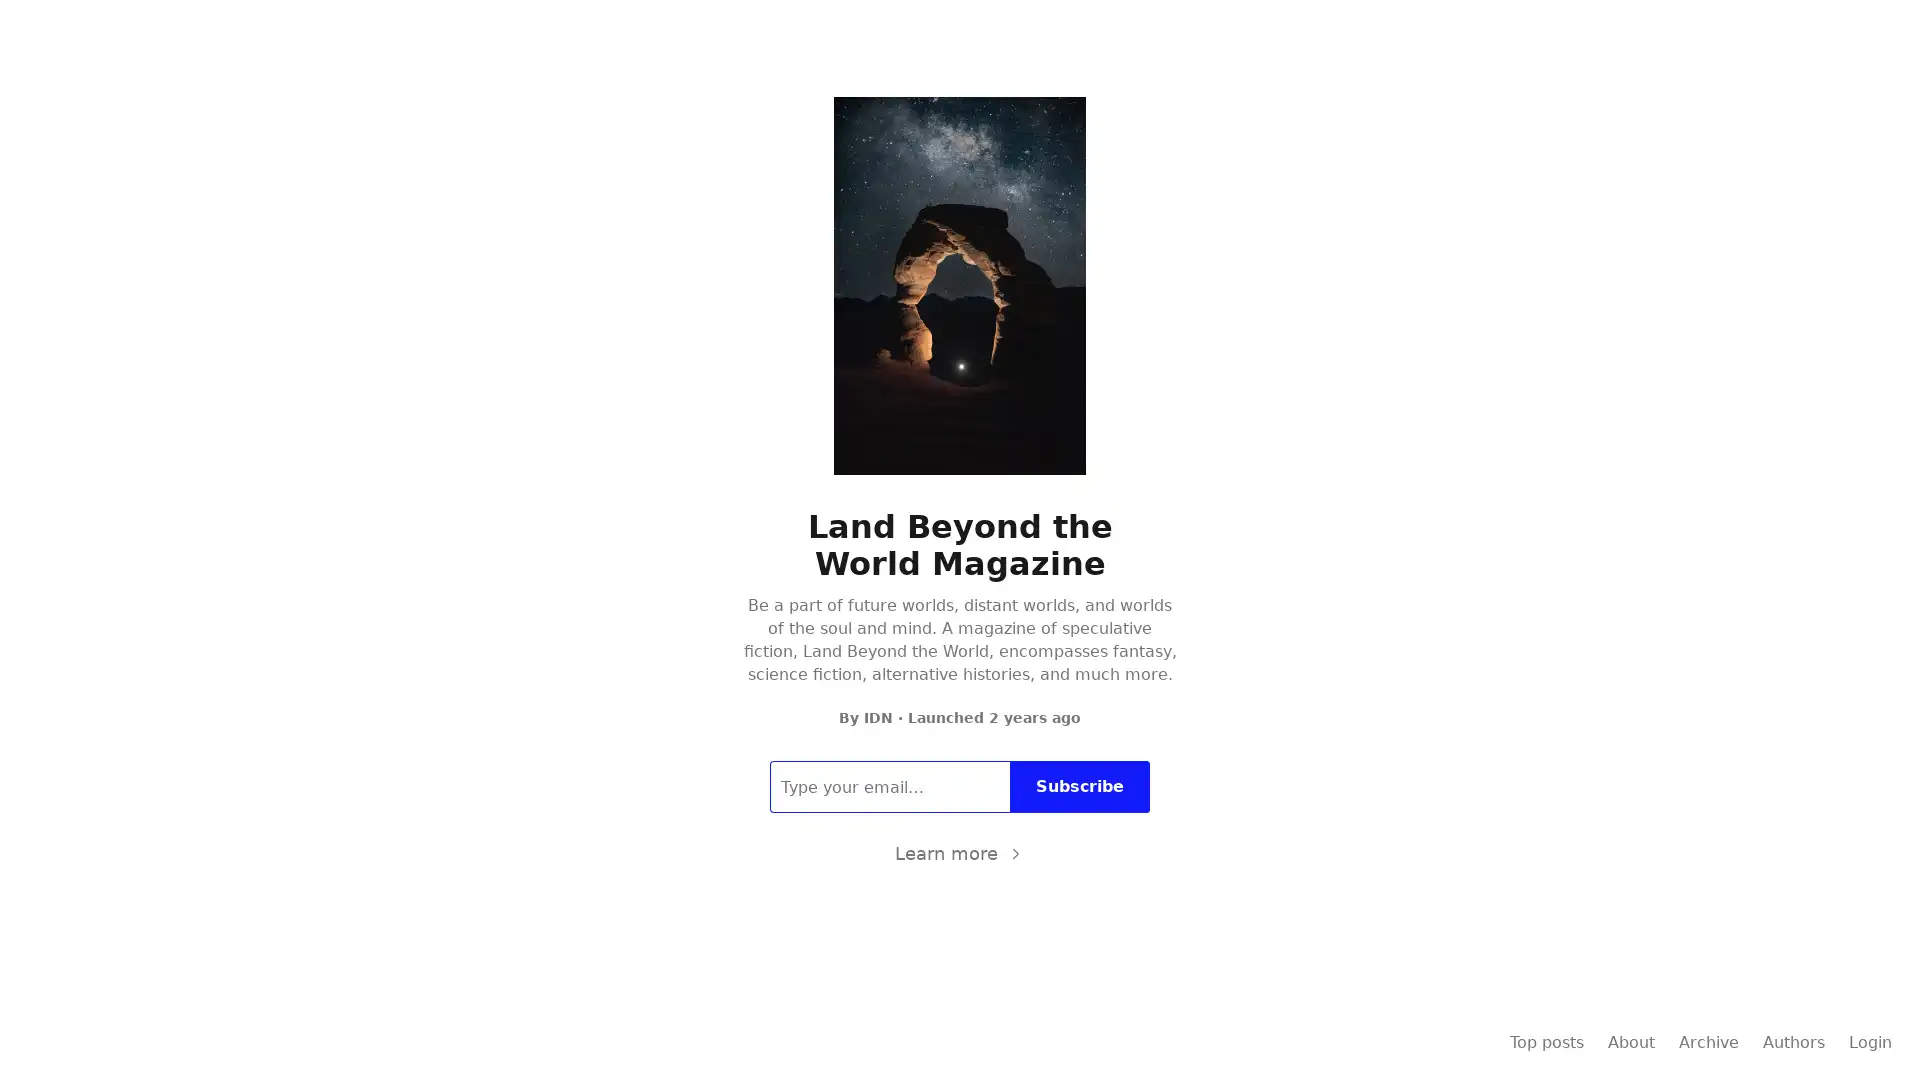 Image resolution: width=1920 pixels, height=1080 pixels. Describe the element at coordinates (958, 853) in the screenshot. I see `Learn more` at that location.